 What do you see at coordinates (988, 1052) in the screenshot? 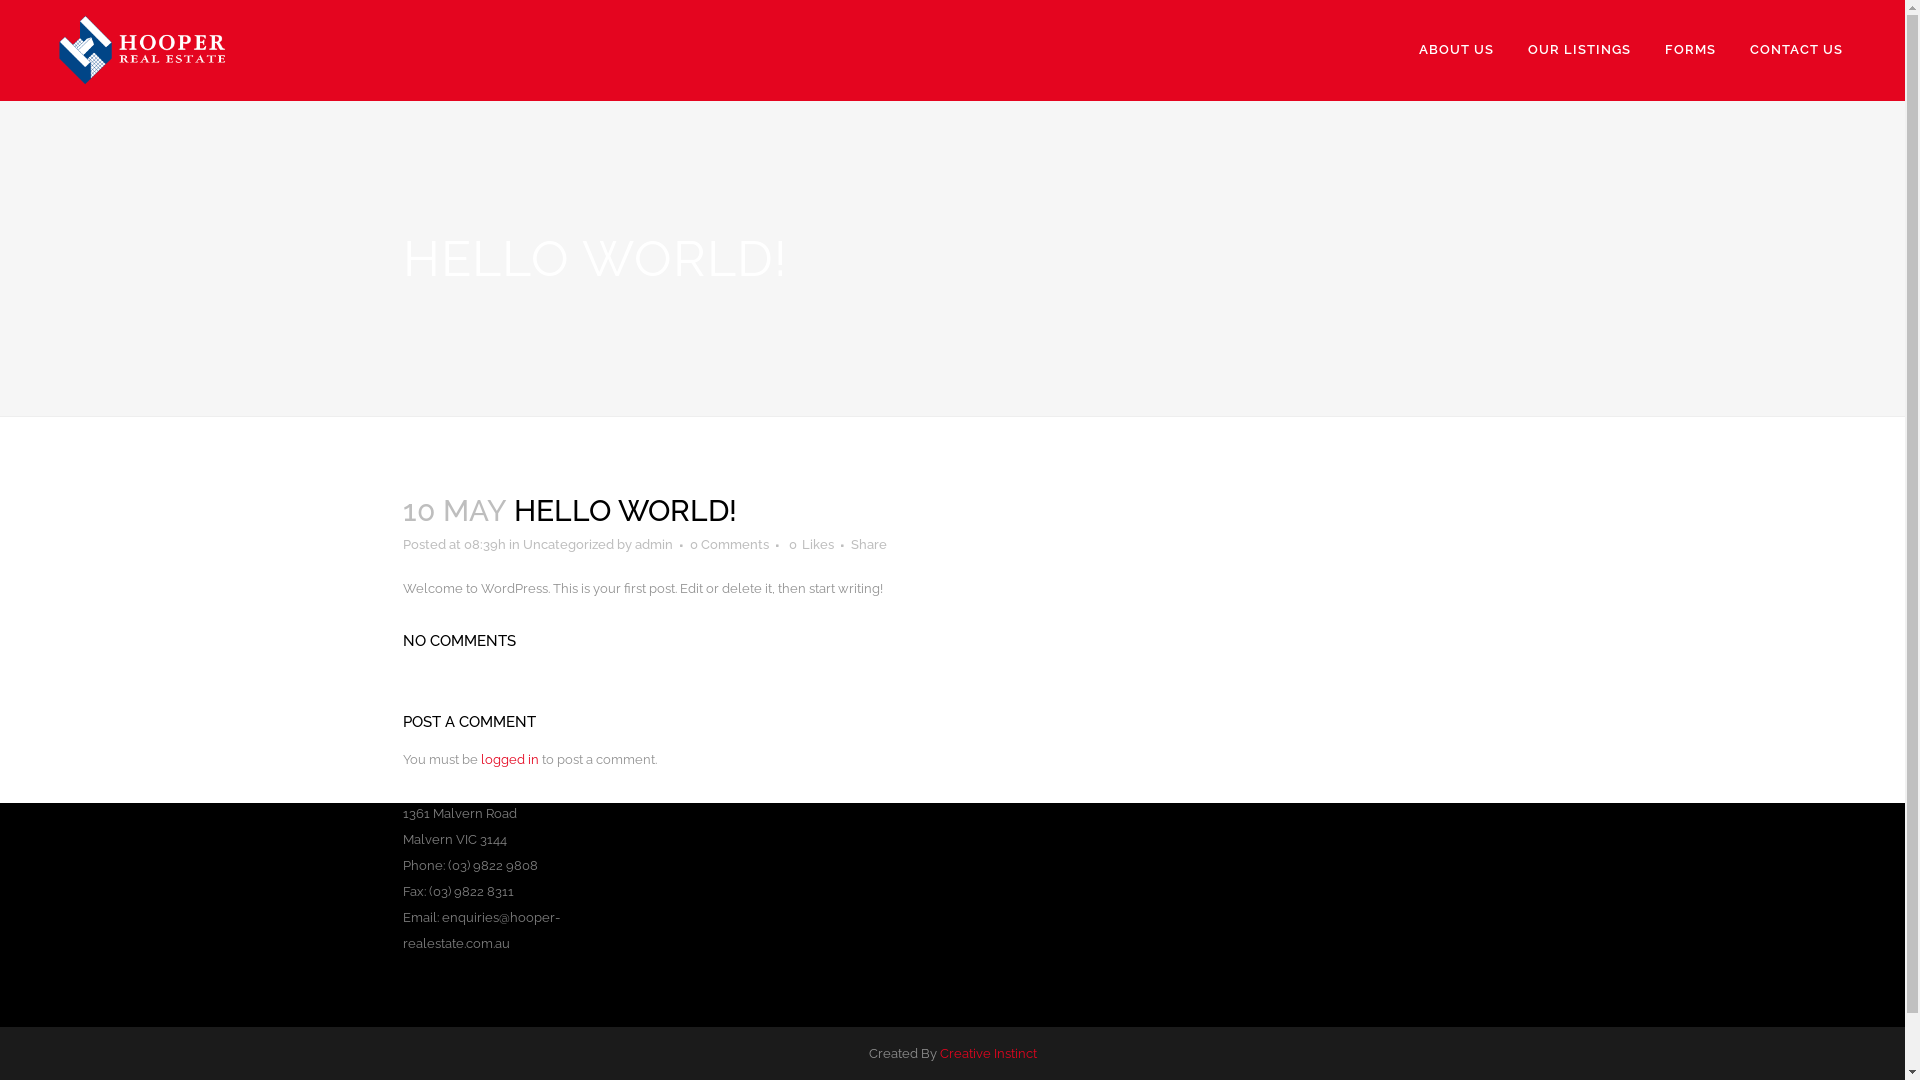
I see `'Creative Instinct'` at bounding box center [988, 1052].